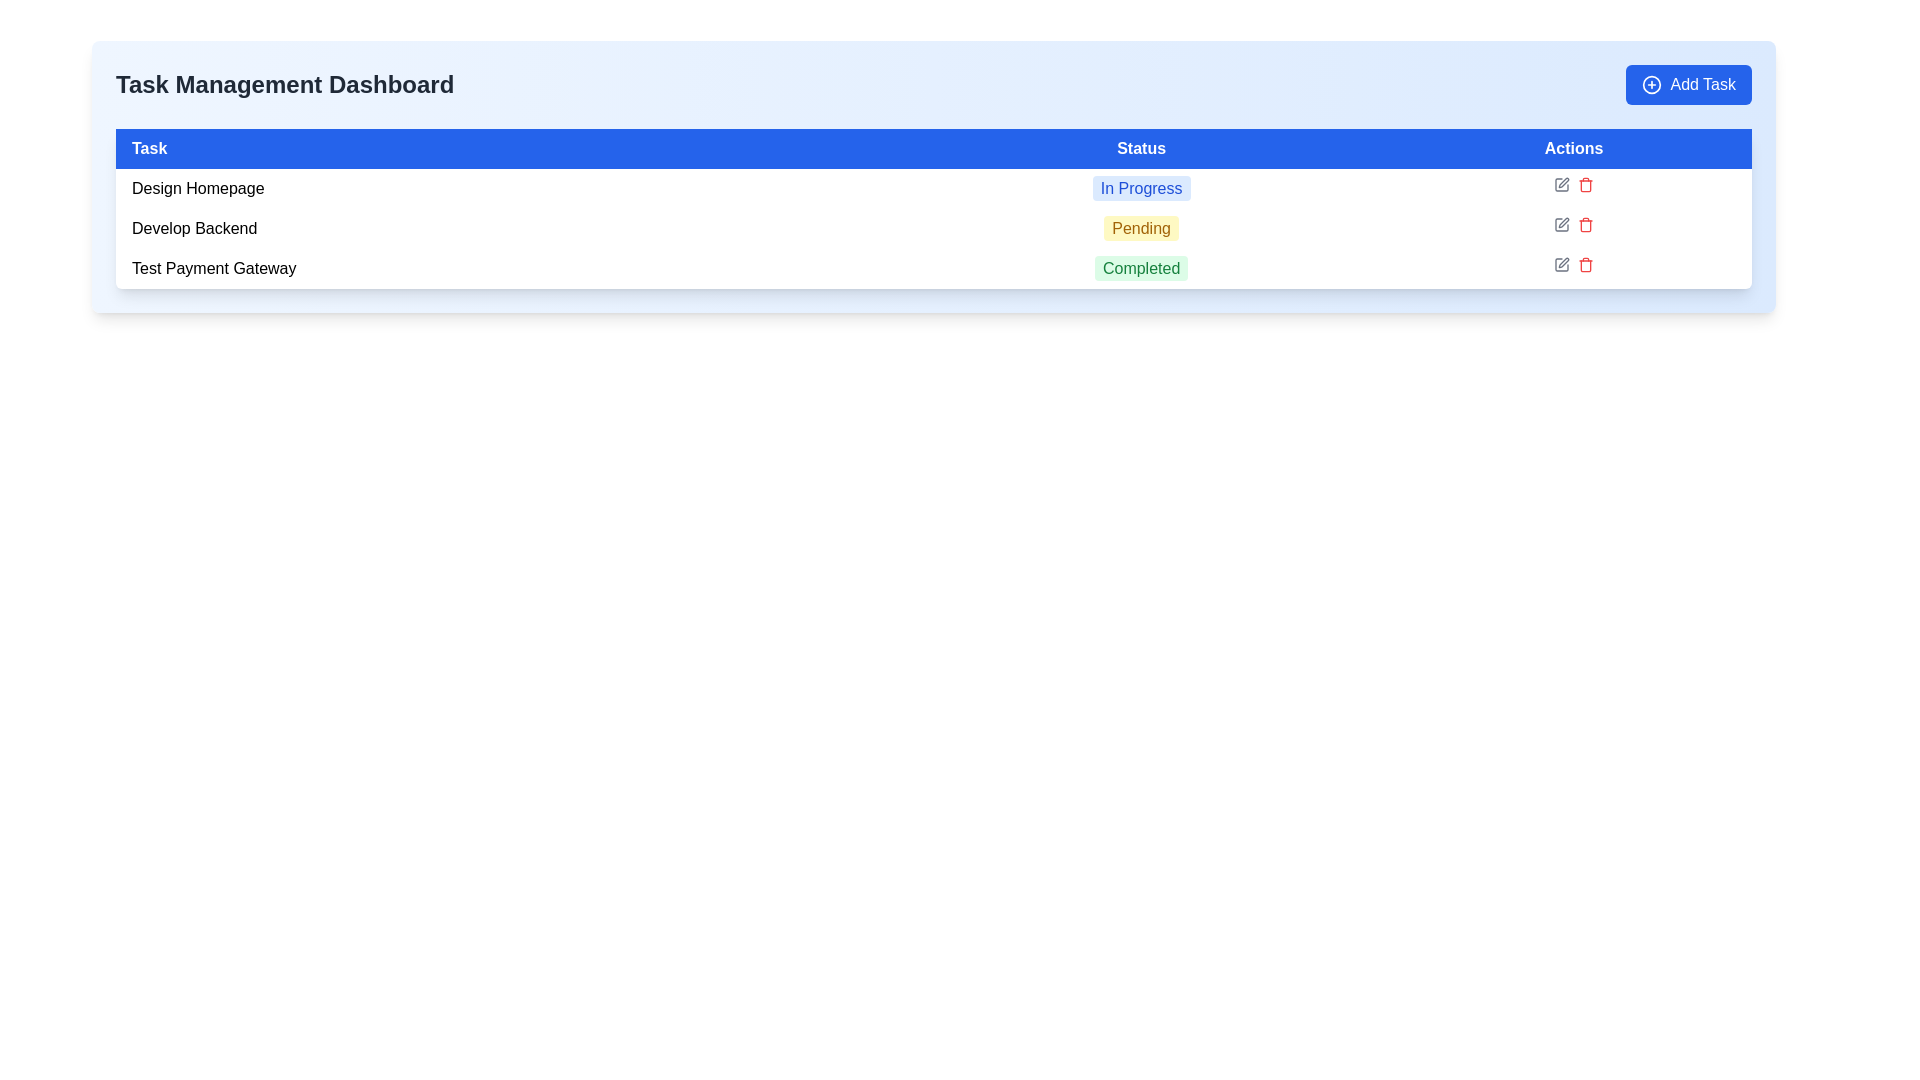 This screenshot has height=1080, width=1920. I want to click on title of the 'Actions' header label located in the rightmost position of the table header row in the dashboard layout, so click(1573, 148).